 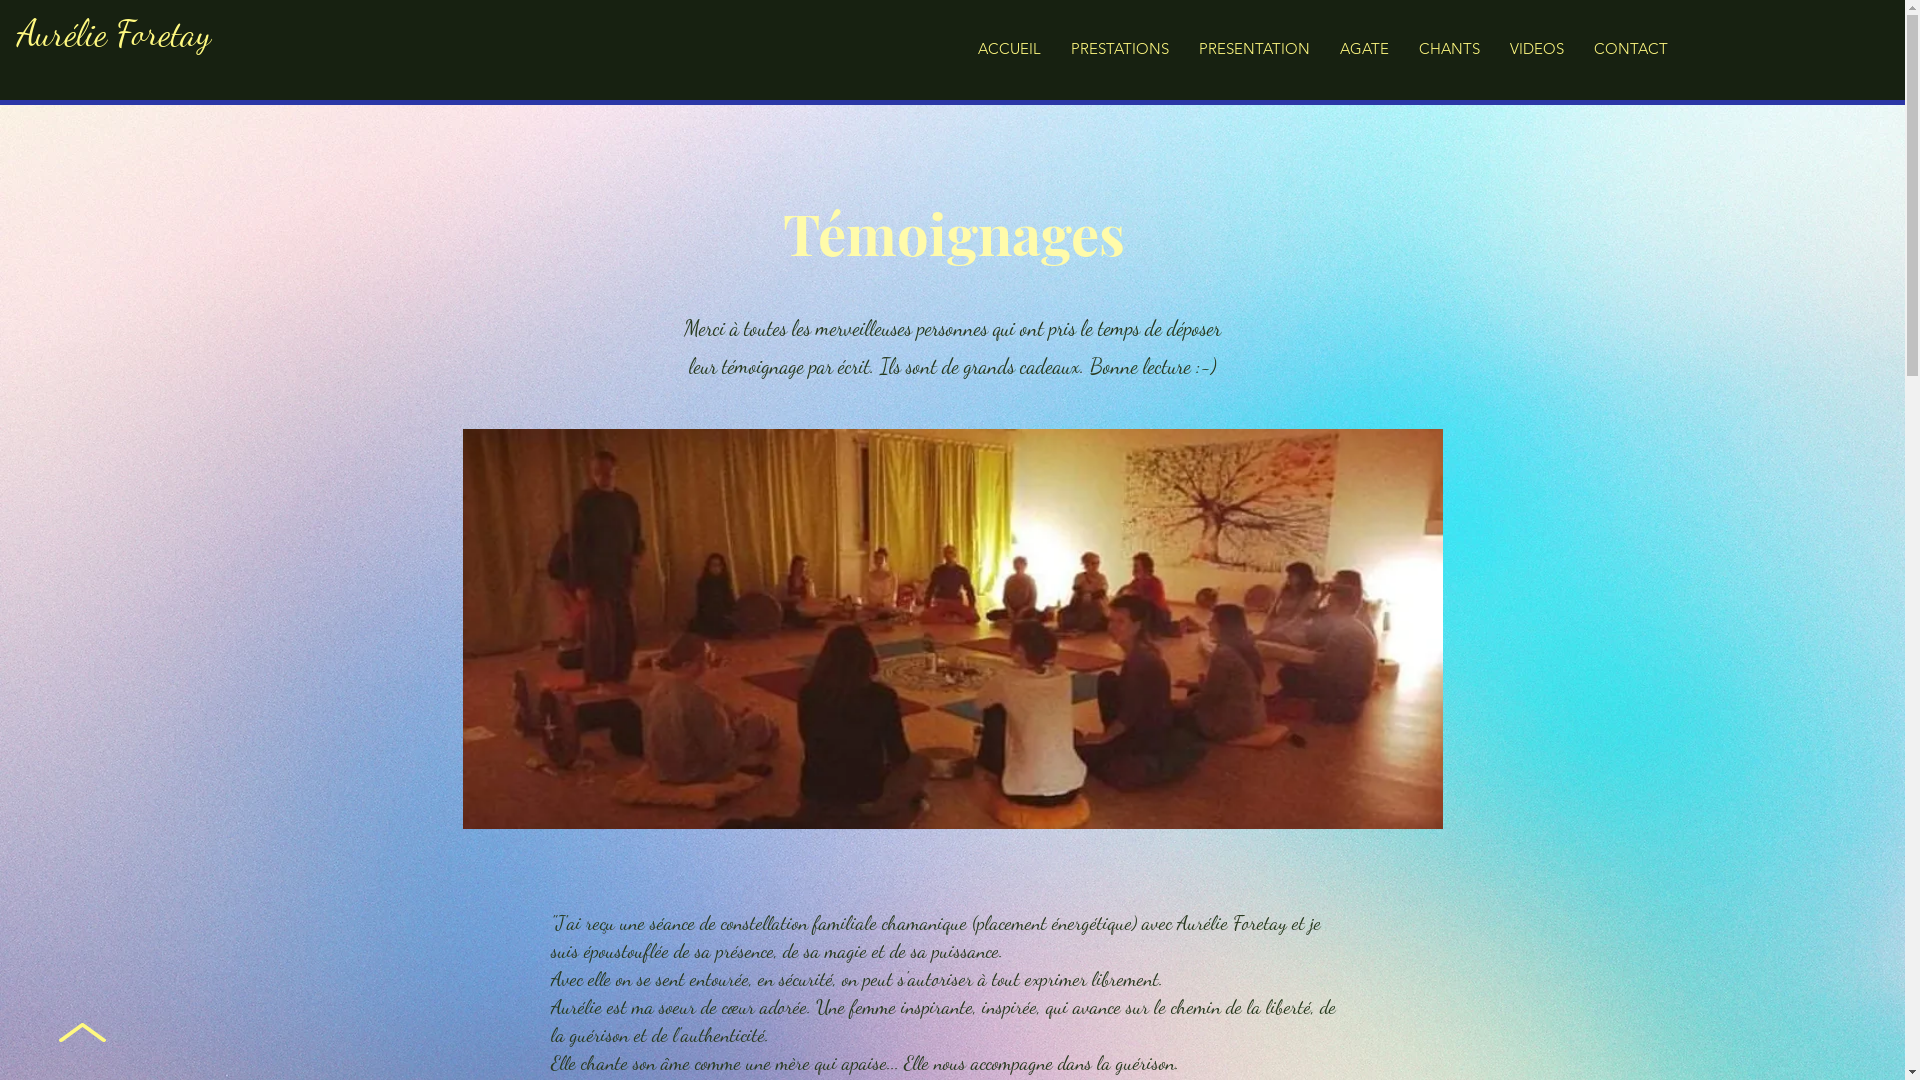 I want to click on 'AGATE', so click(x=1363, y=48).